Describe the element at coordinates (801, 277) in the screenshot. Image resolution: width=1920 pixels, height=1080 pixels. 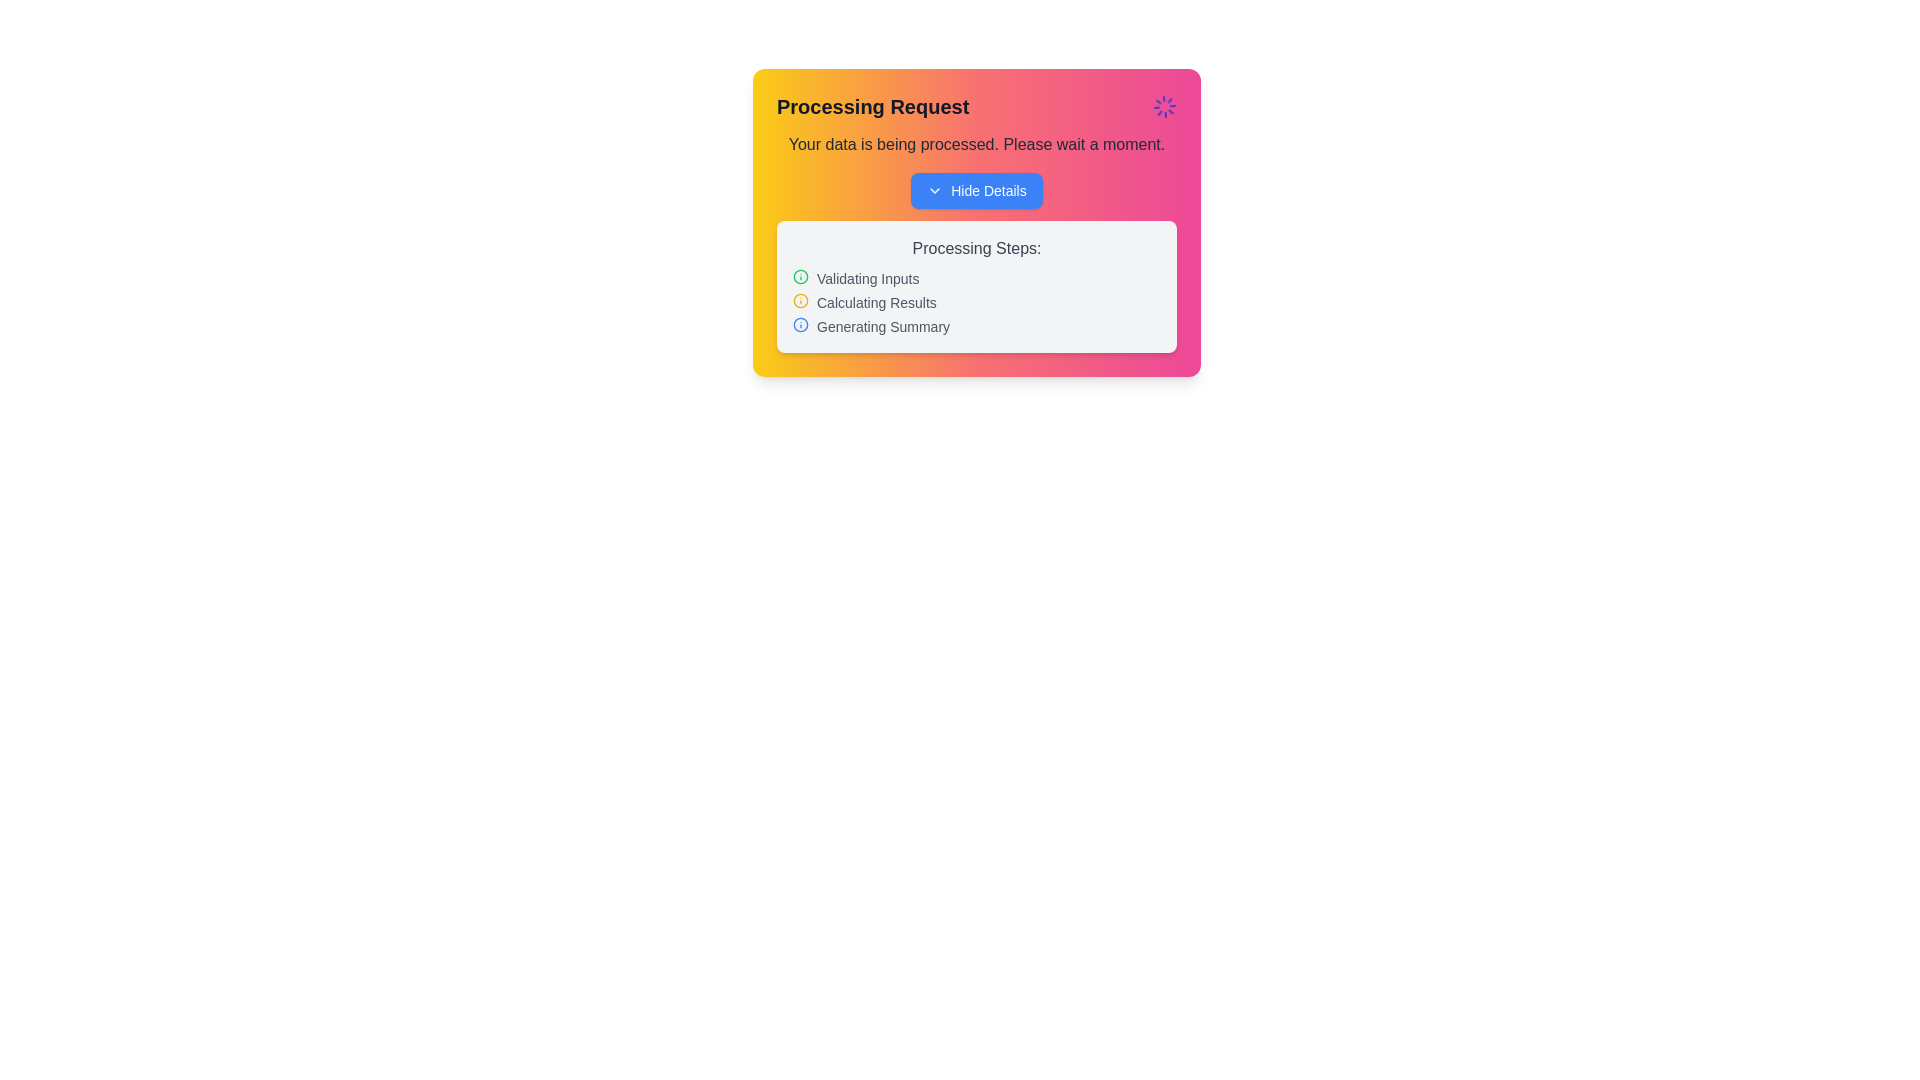
I see `the green circular border surrounding the smaller red circular element` at that location.